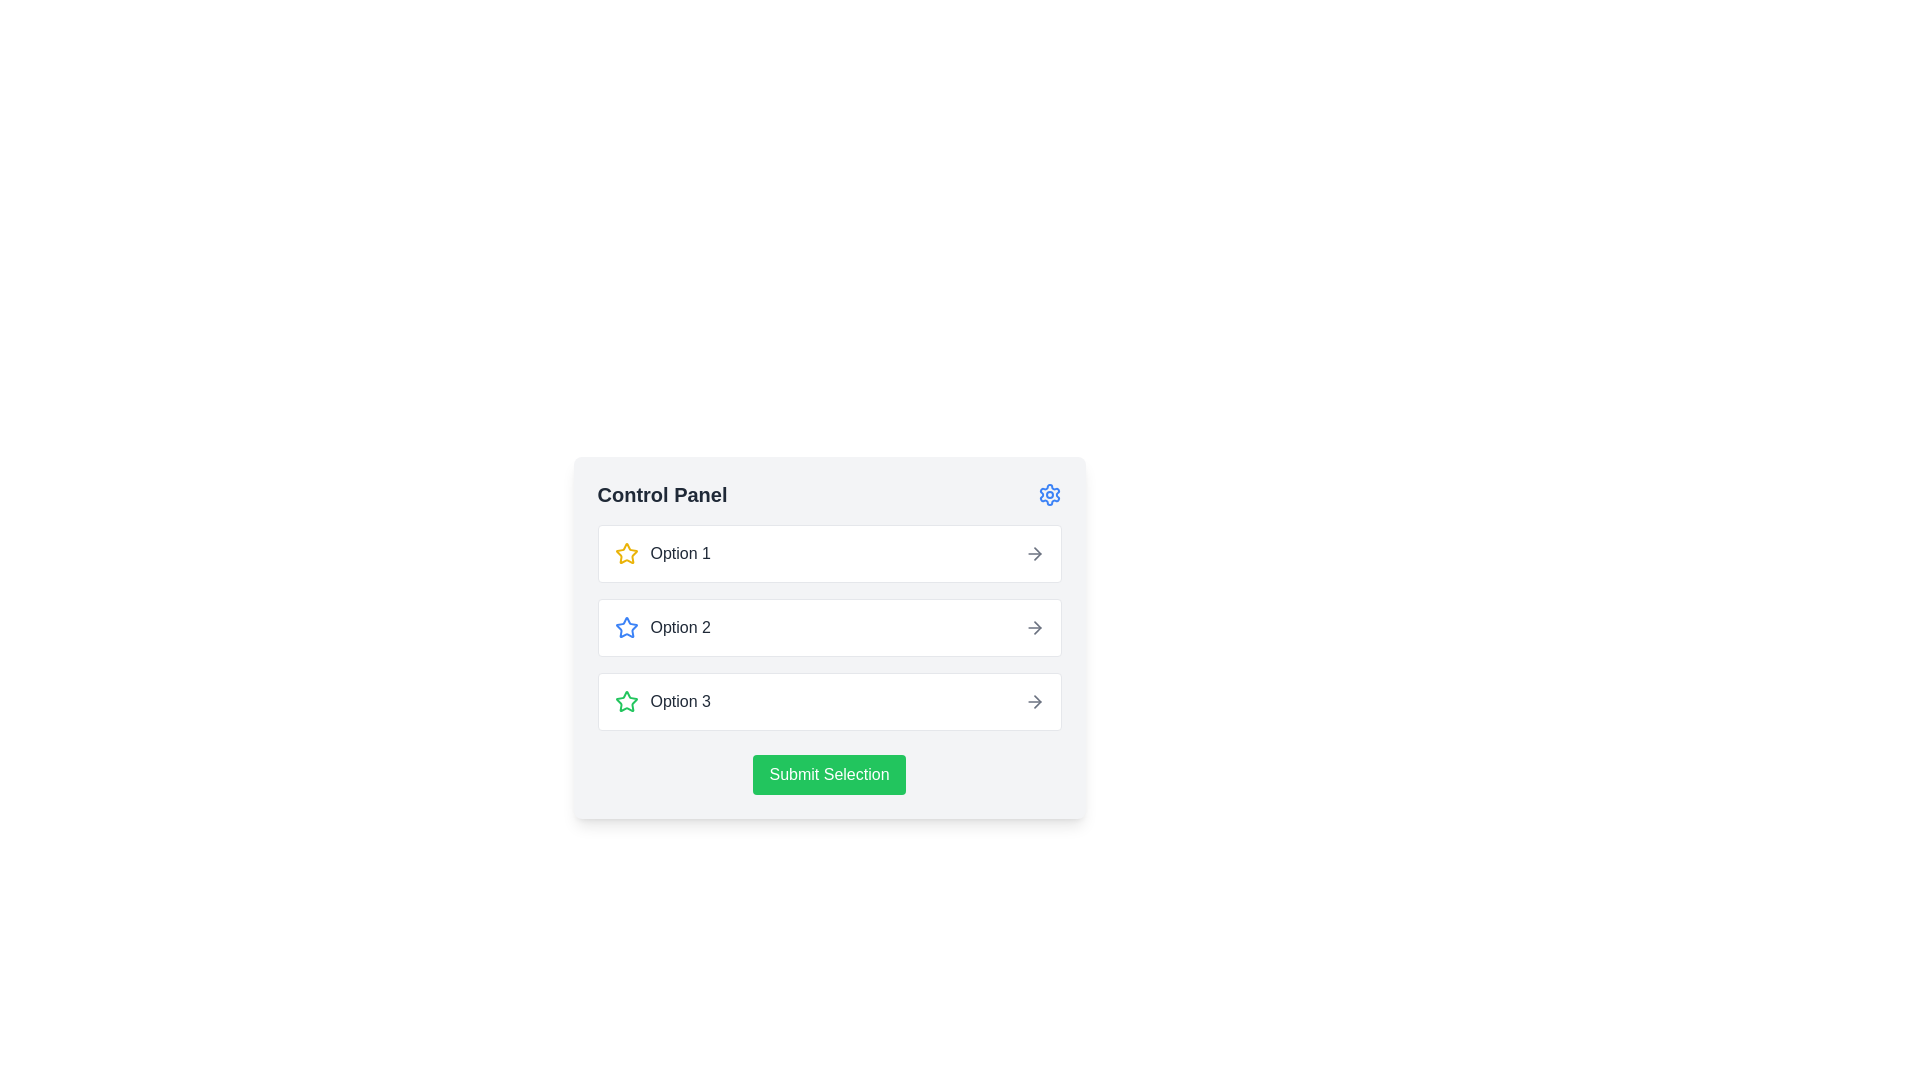  I want to click on the text label reading 'Option 1', which is styled in medium font-weight and dark gray color, located, so click(662, 554).